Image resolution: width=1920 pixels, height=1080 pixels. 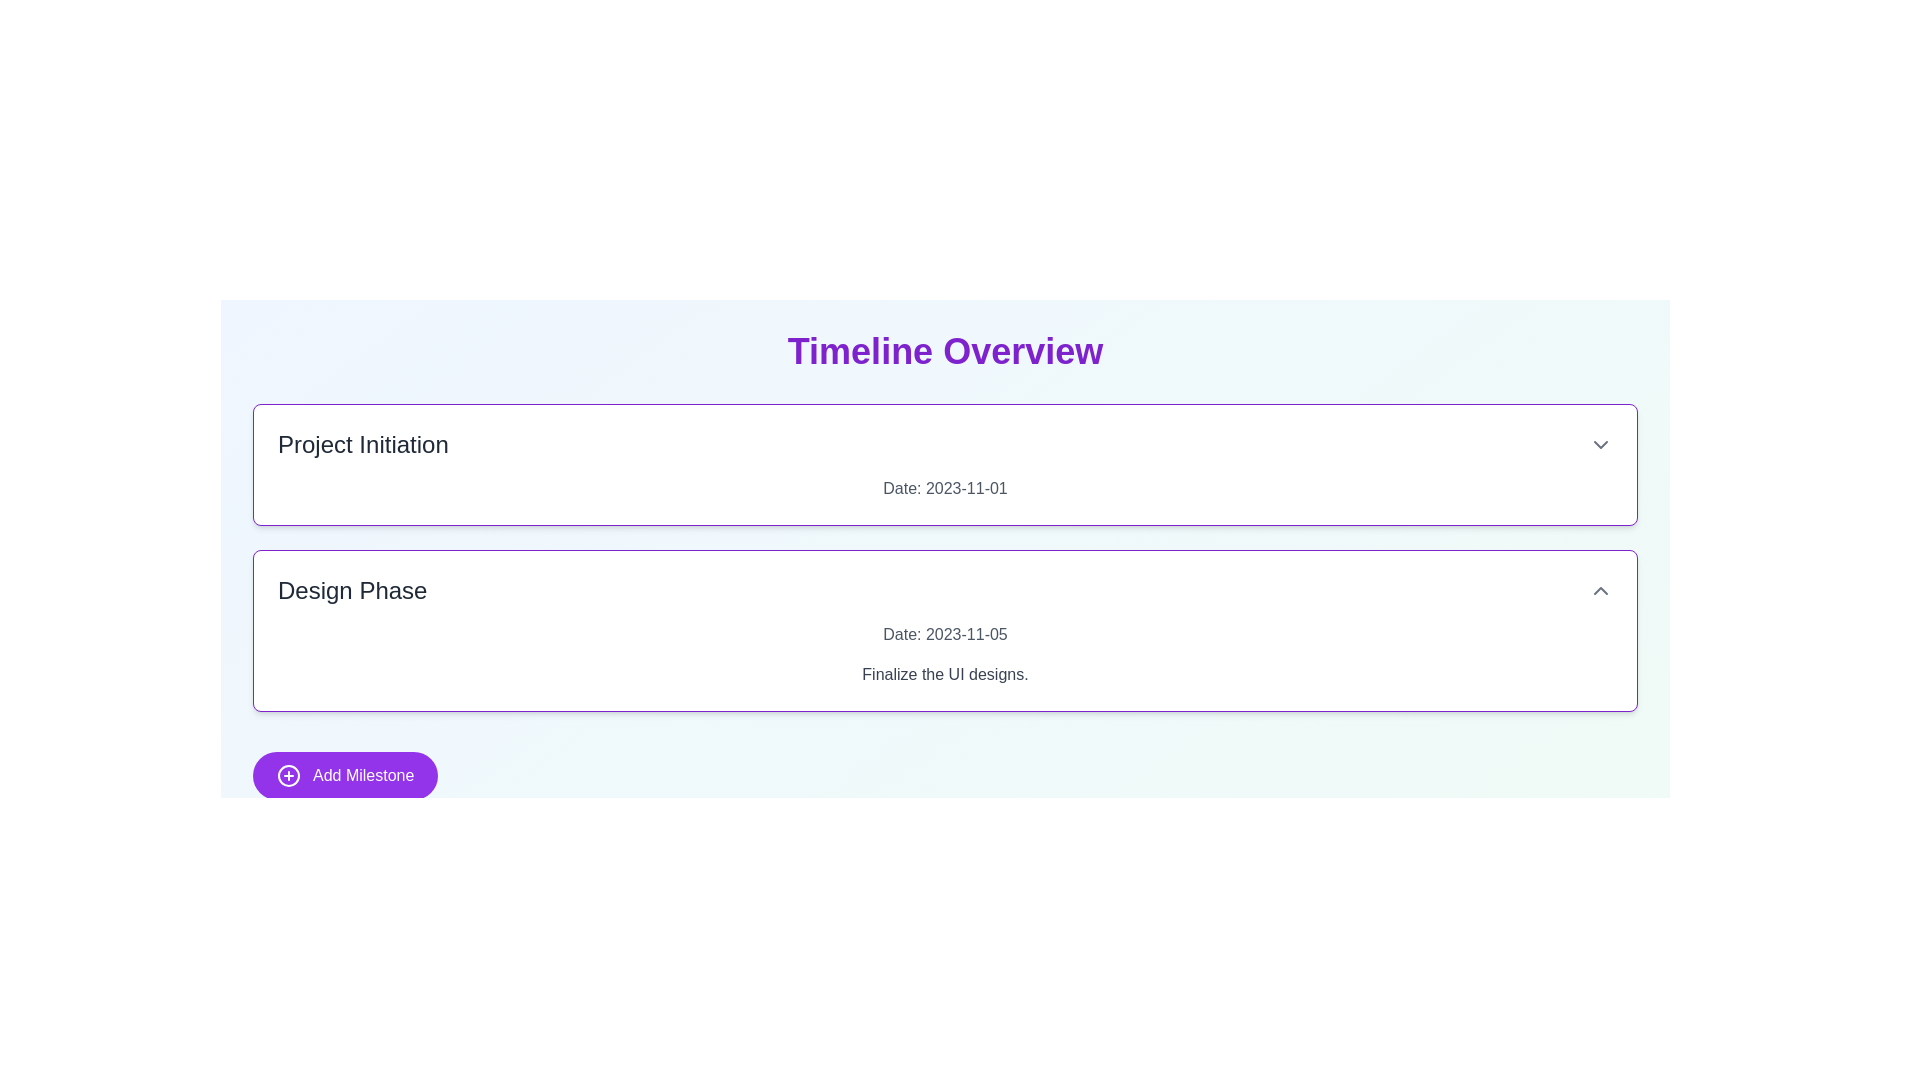 What do you see at coordinates (287, 774) in the screenshot?
I see `the purple circular icon with a white cross inside, located within the 'Add Milestone' button at the bottom-left corner of the interface` at bounding box center [287, 774].